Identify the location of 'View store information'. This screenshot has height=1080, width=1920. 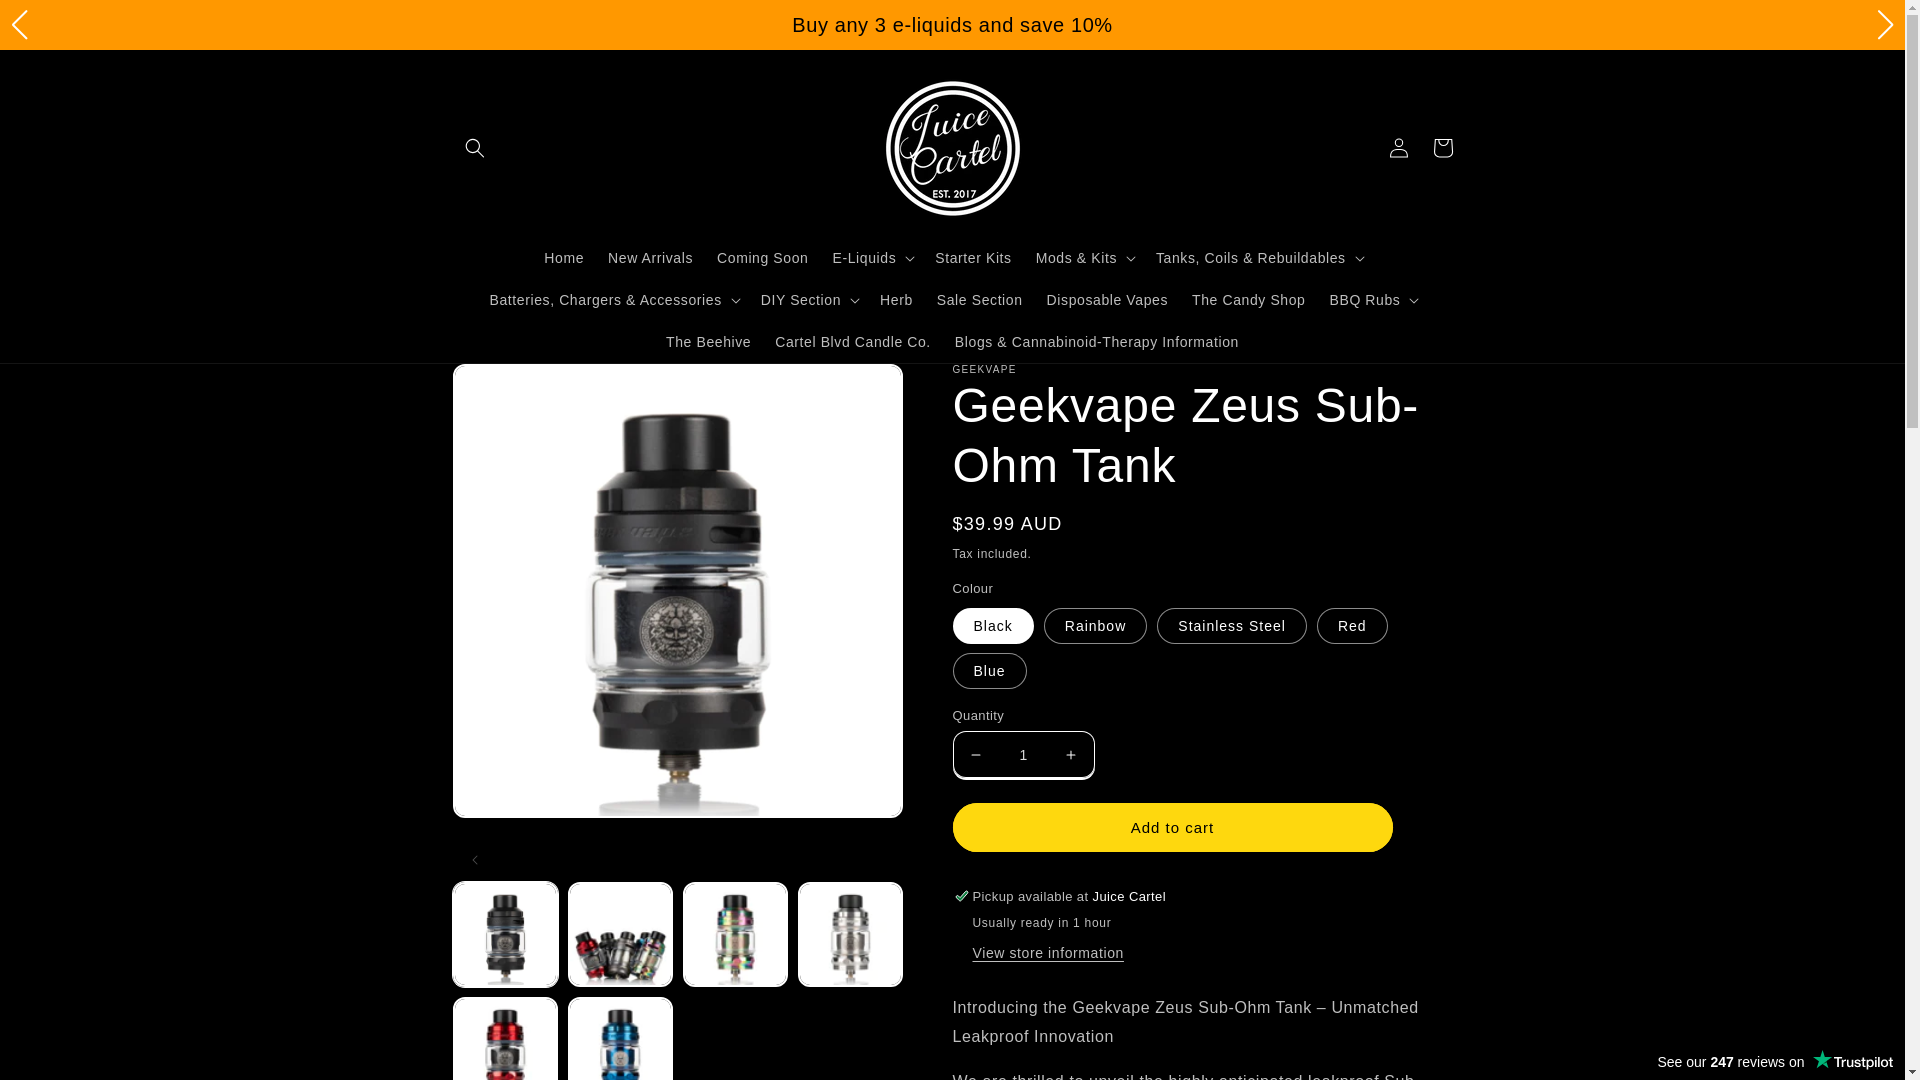
(971, 952).